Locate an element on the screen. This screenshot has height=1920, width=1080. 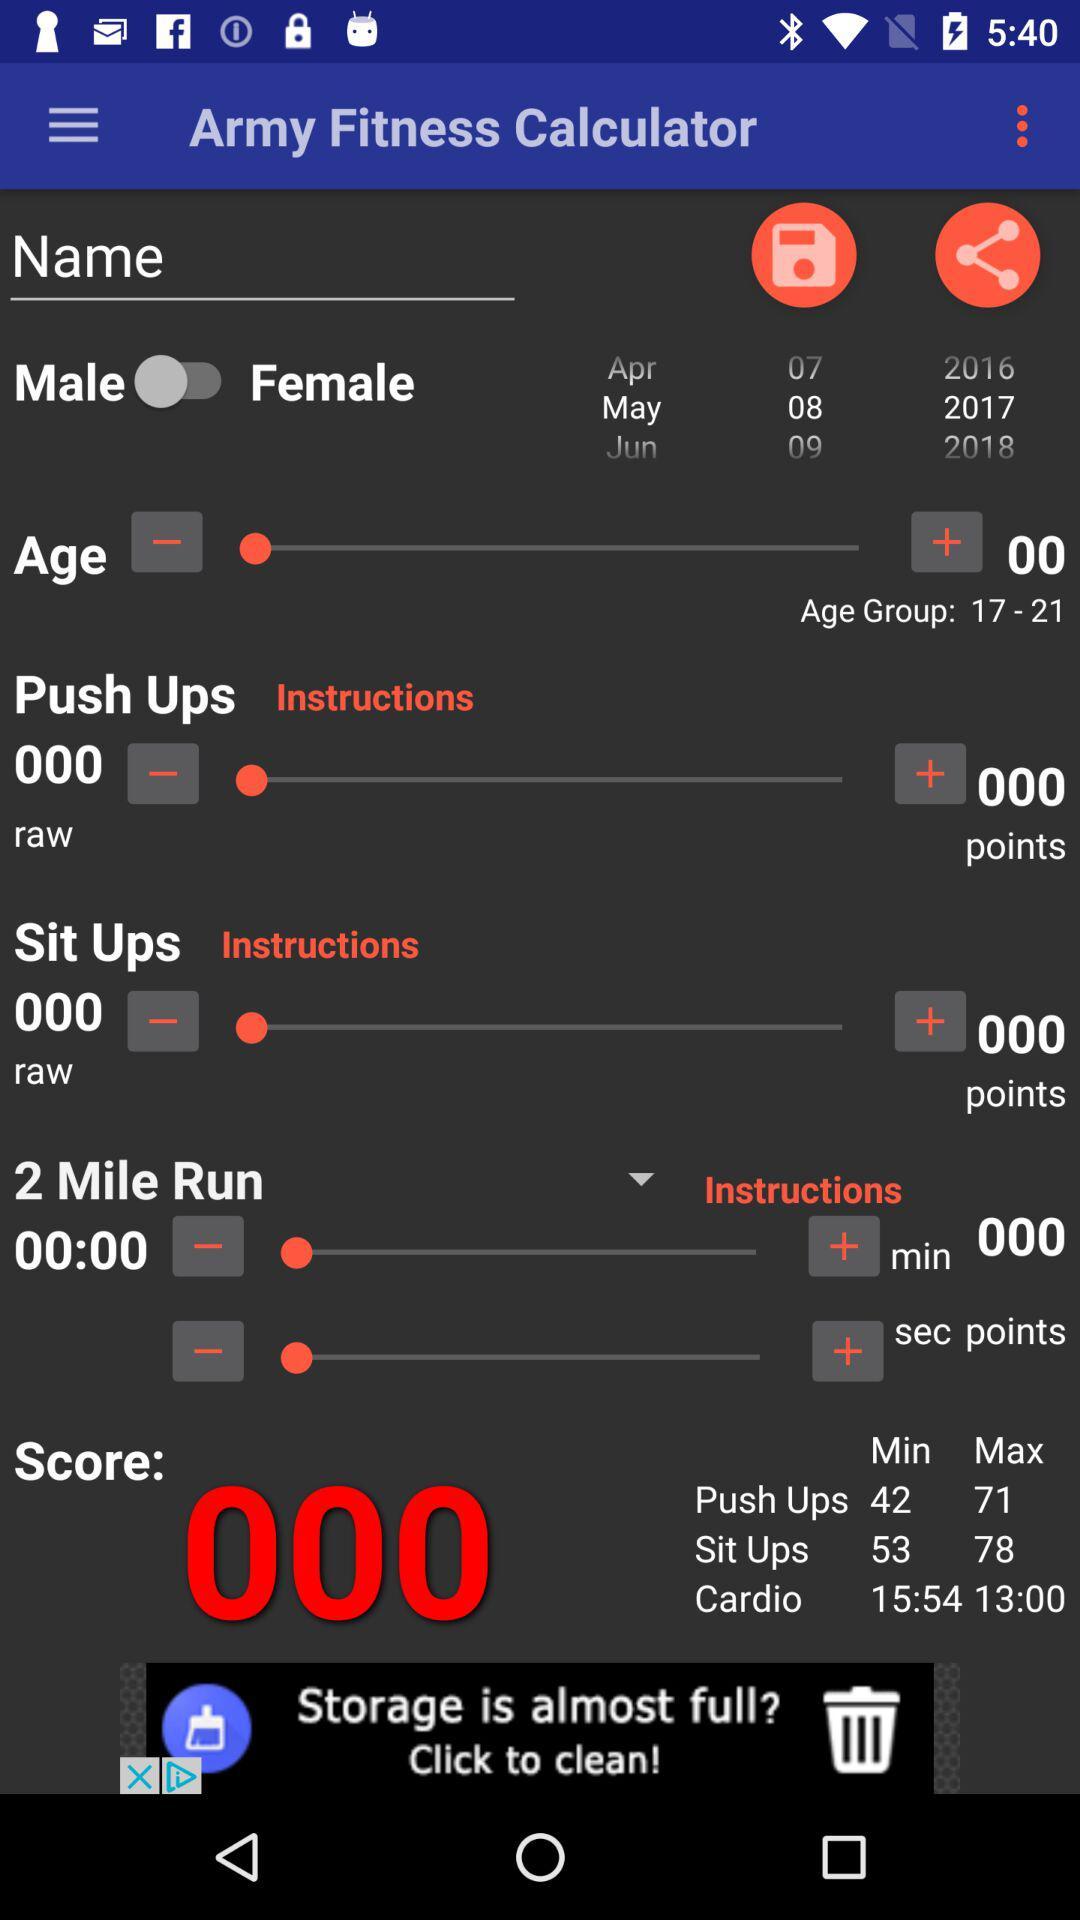
lower push ups count is located at coordinates (162, 772).